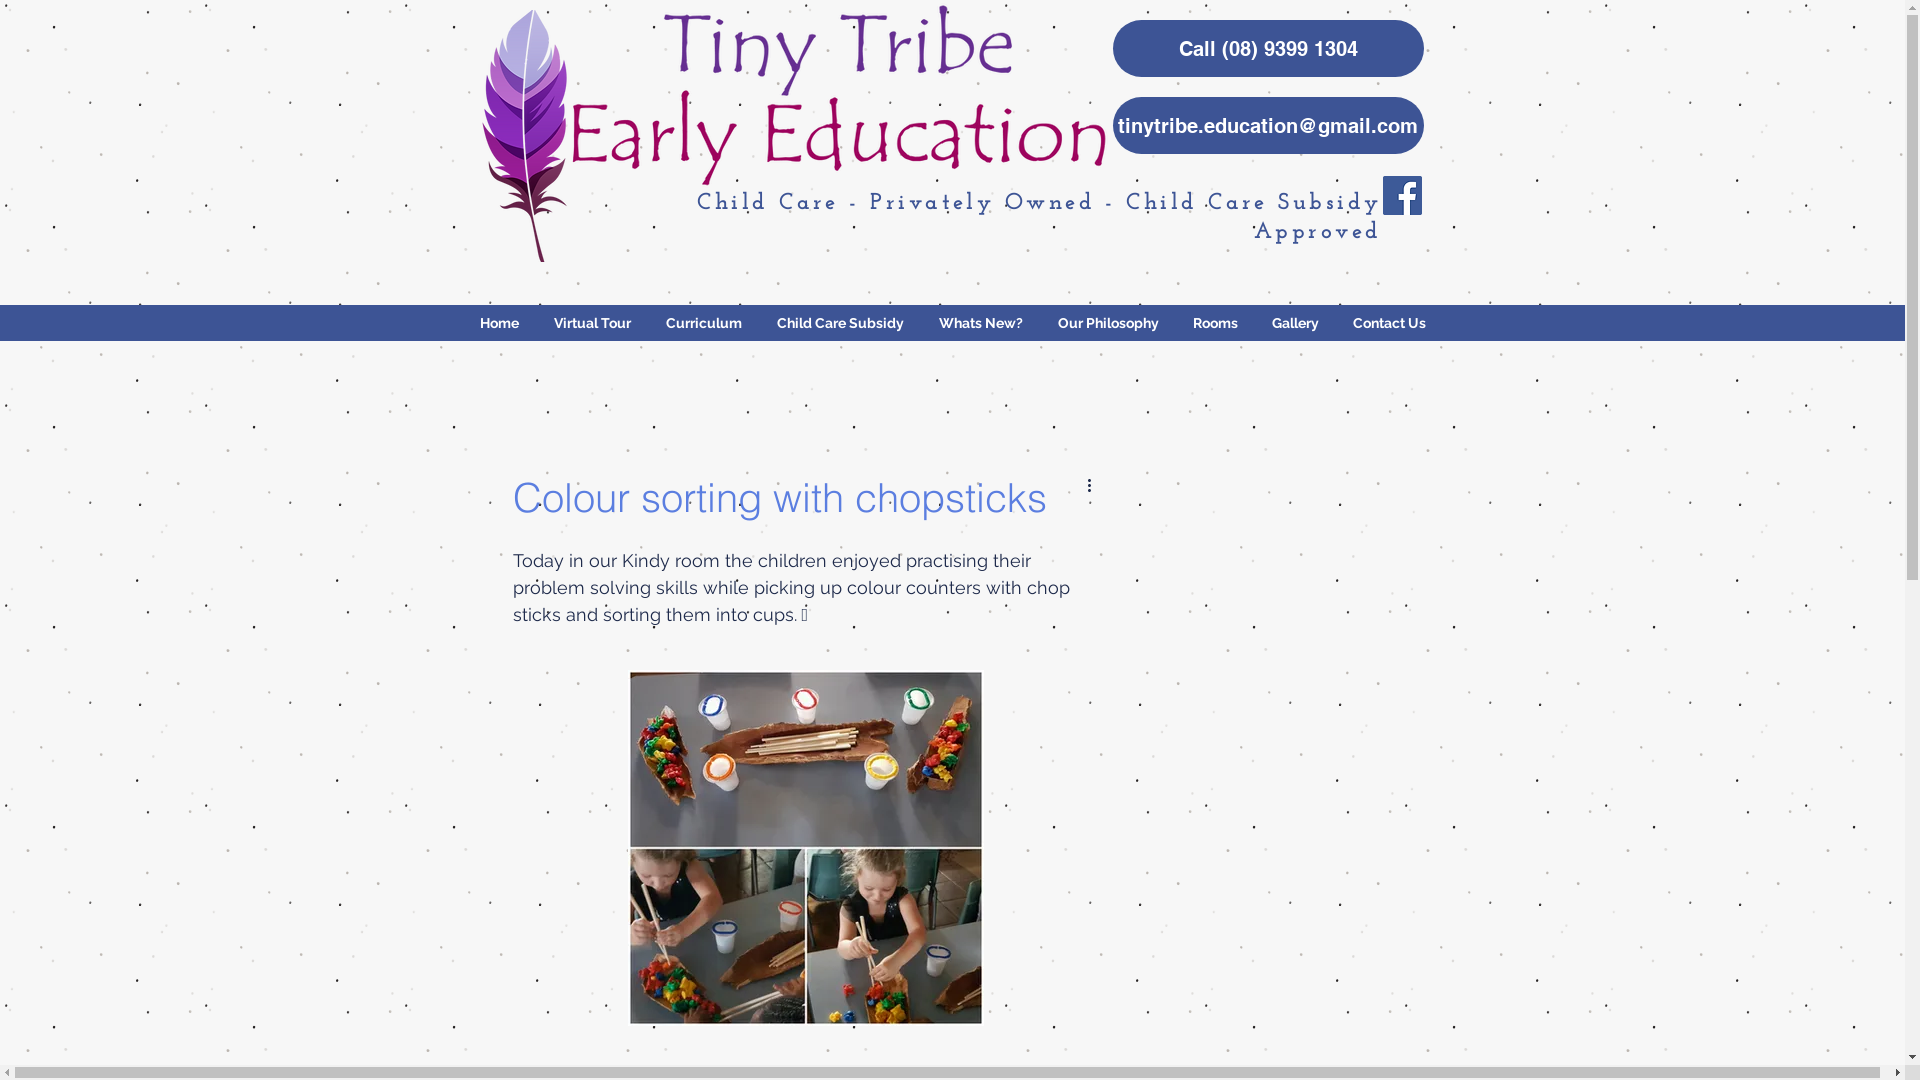  Describe the element at coordinates (536, 322) in the screenshot. I see `'Virtual Tour'` at that location.